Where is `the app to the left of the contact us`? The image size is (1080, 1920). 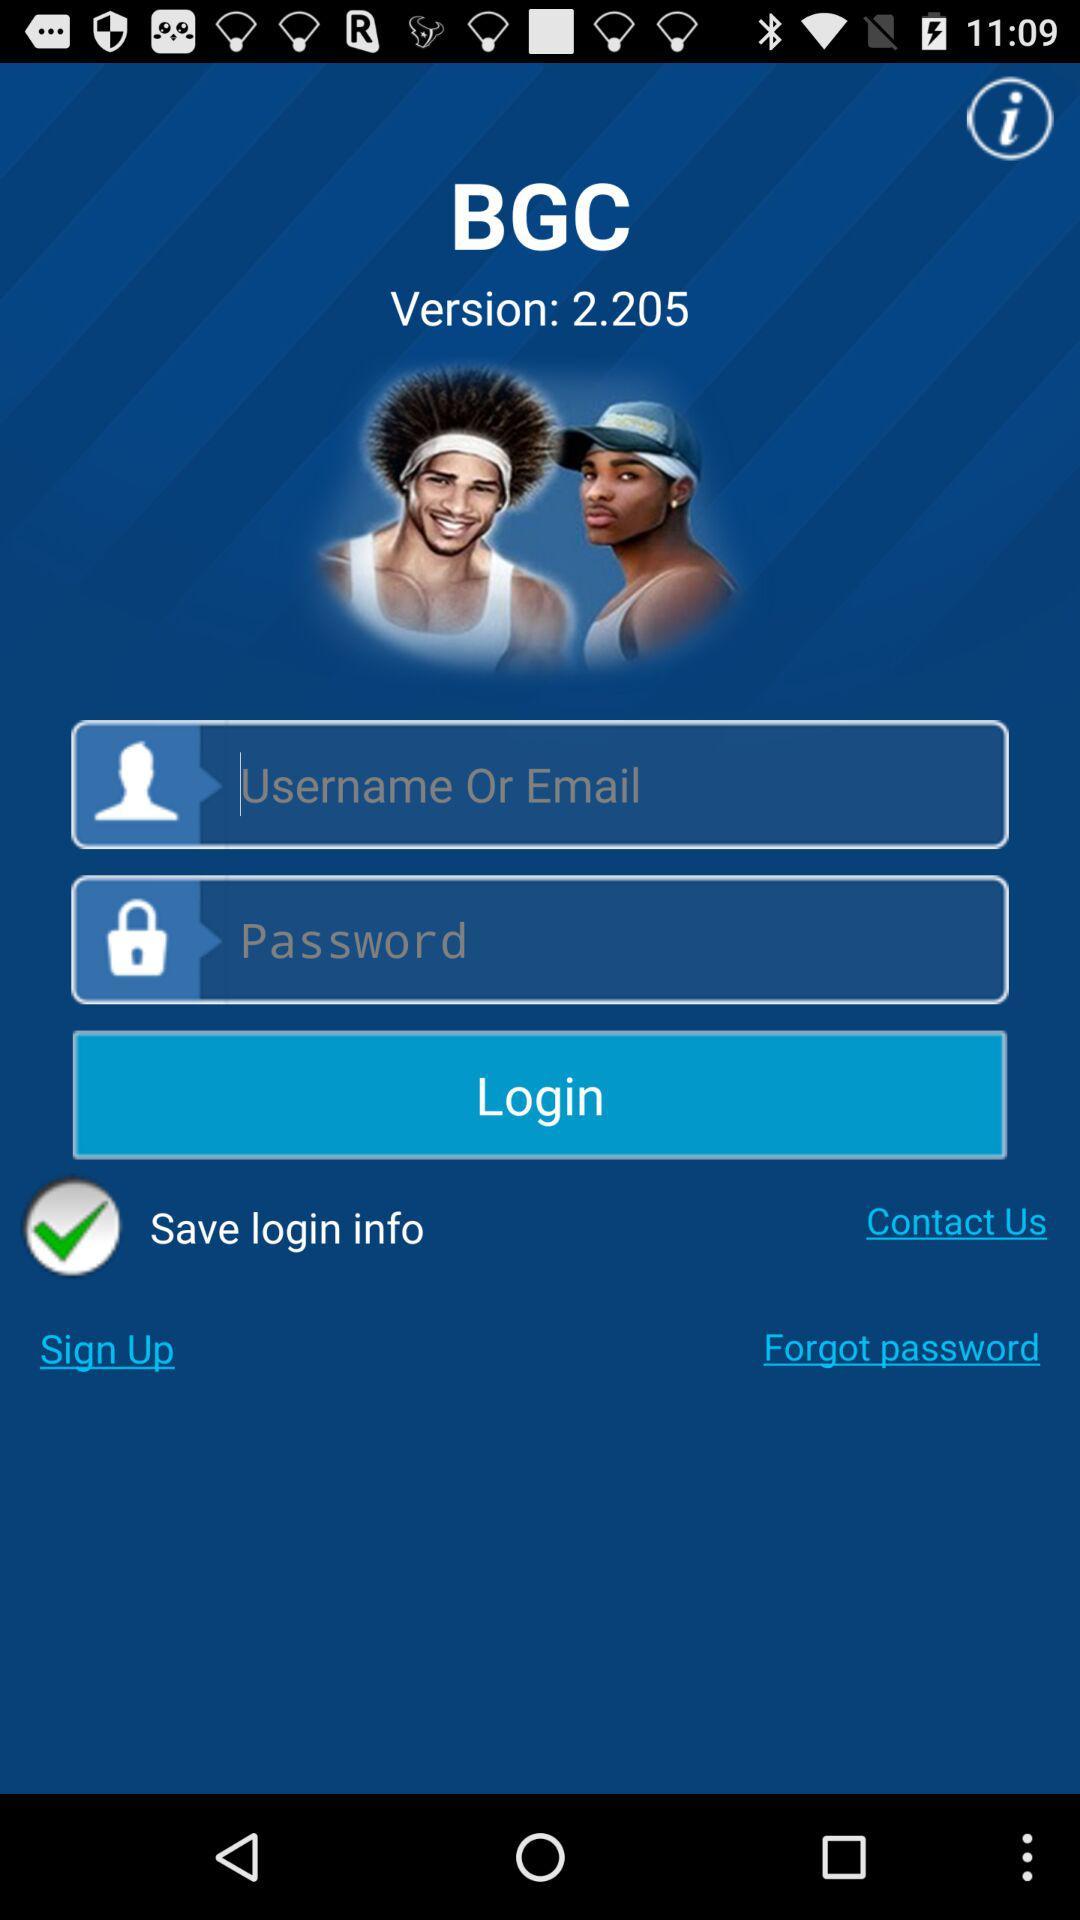
the app to the left of the contact us is located at coordinates (222, 1226).